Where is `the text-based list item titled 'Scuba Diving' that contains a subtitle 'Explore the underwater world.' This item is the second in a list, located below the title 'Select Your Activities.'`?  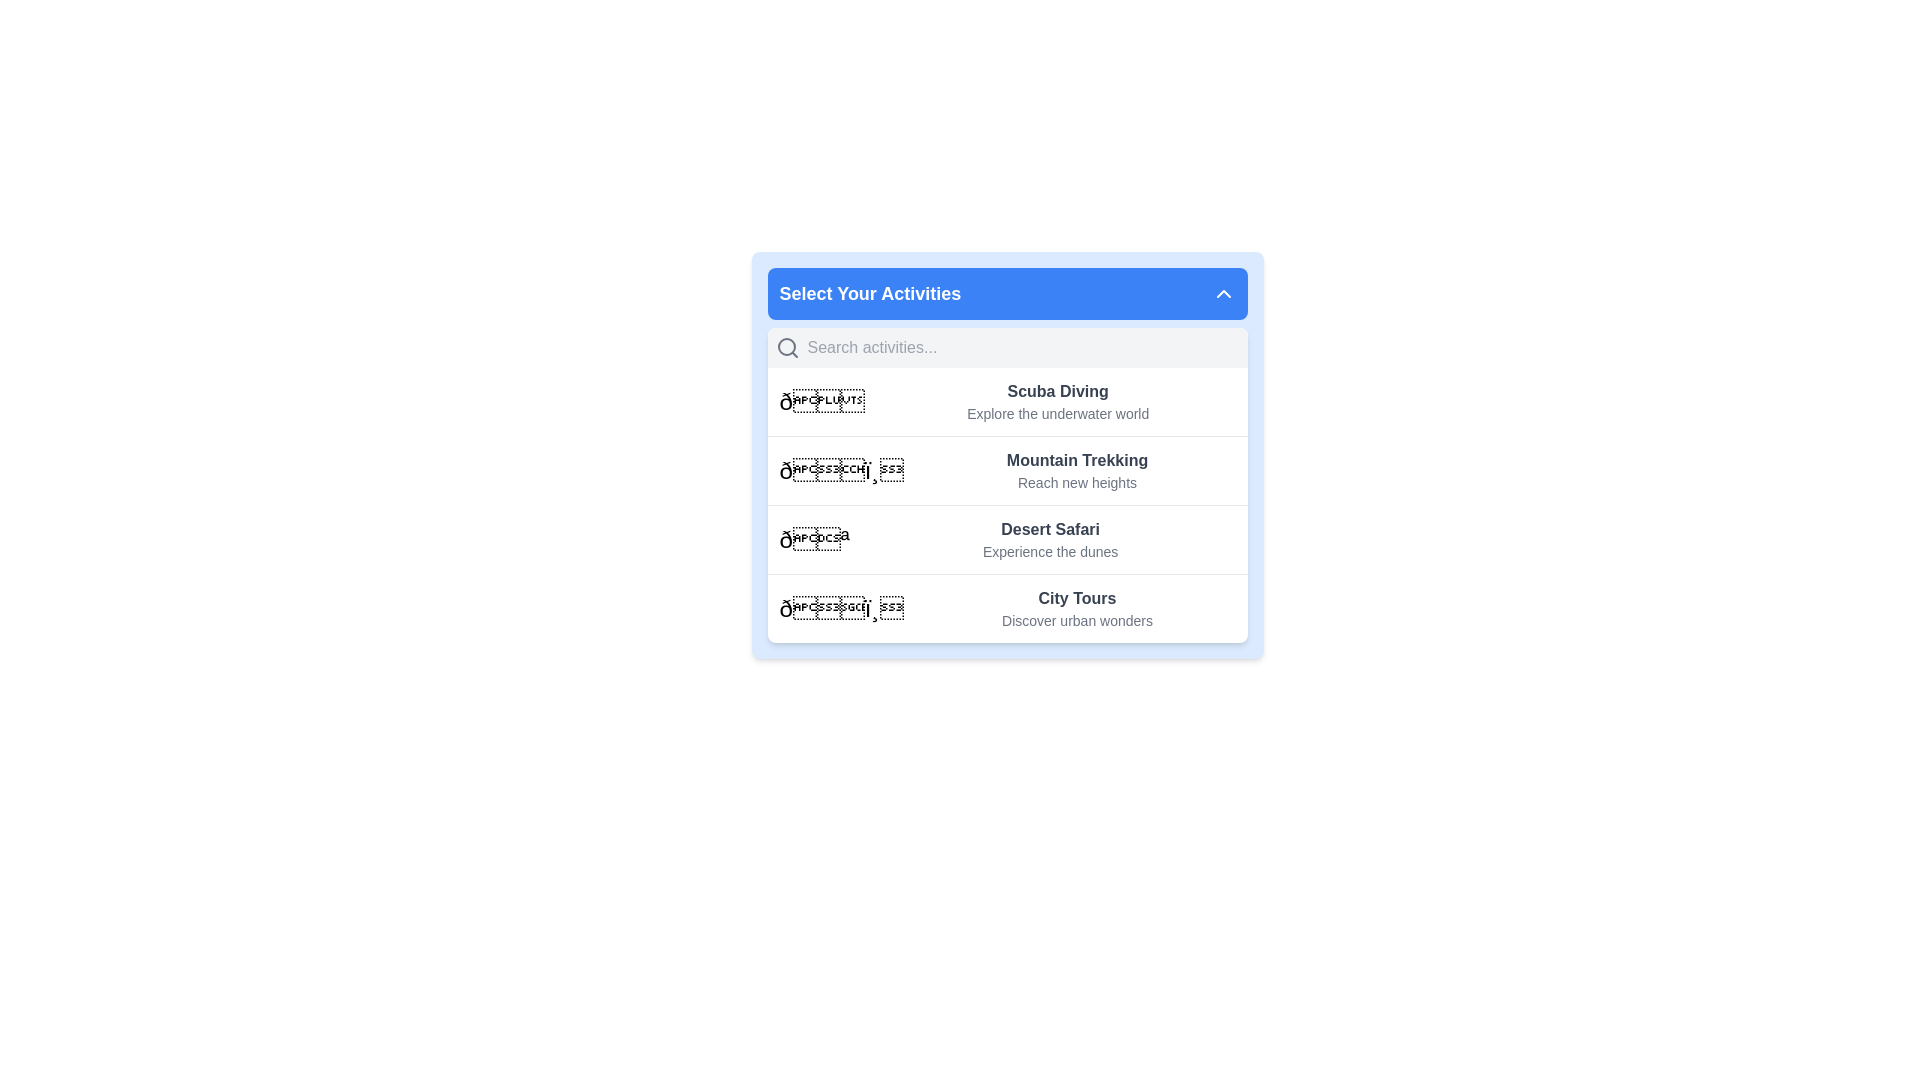
the text-based list item titled 'Scuba Diving' that contains a subtitle 'Explore the underwater world.' This item is the second in a list, located below the title 'Select Your Activities.' is located at coordinates (1057, 401).